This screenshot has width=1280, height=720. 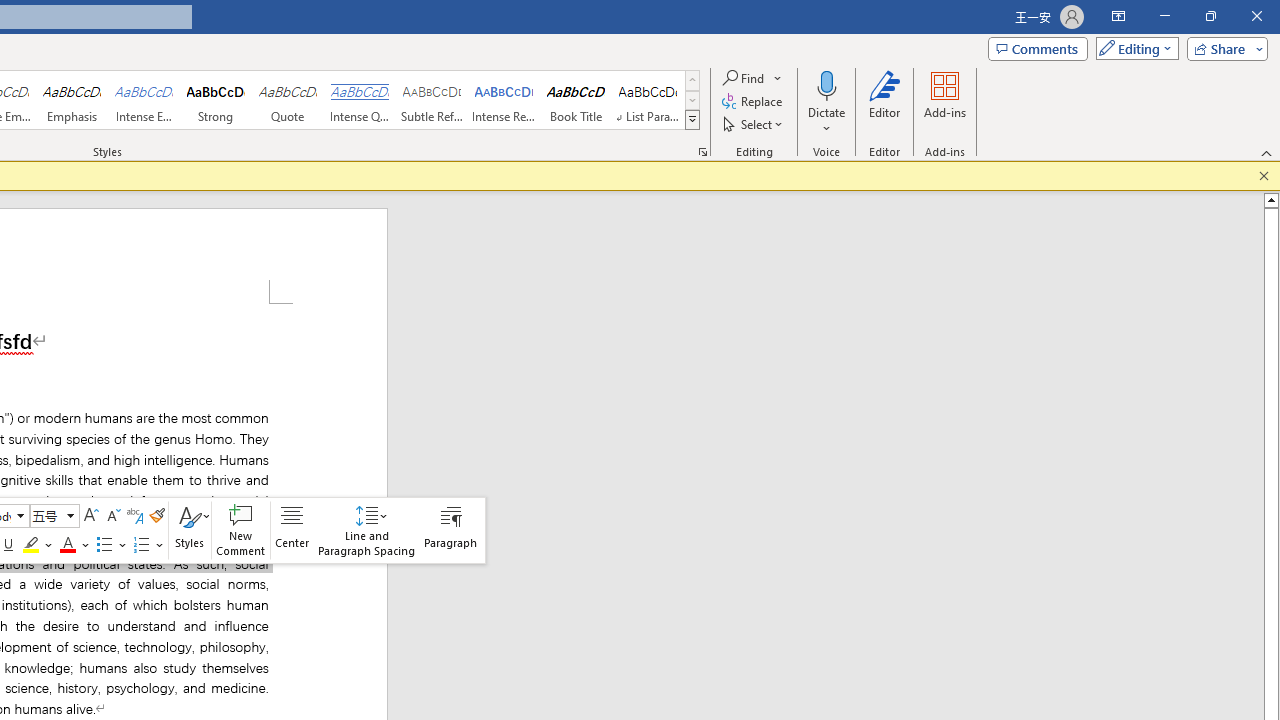 What do you see at coordinates (287, 100) in the screenshot?
I see `'Quote'` at bounding box center [287, 100].